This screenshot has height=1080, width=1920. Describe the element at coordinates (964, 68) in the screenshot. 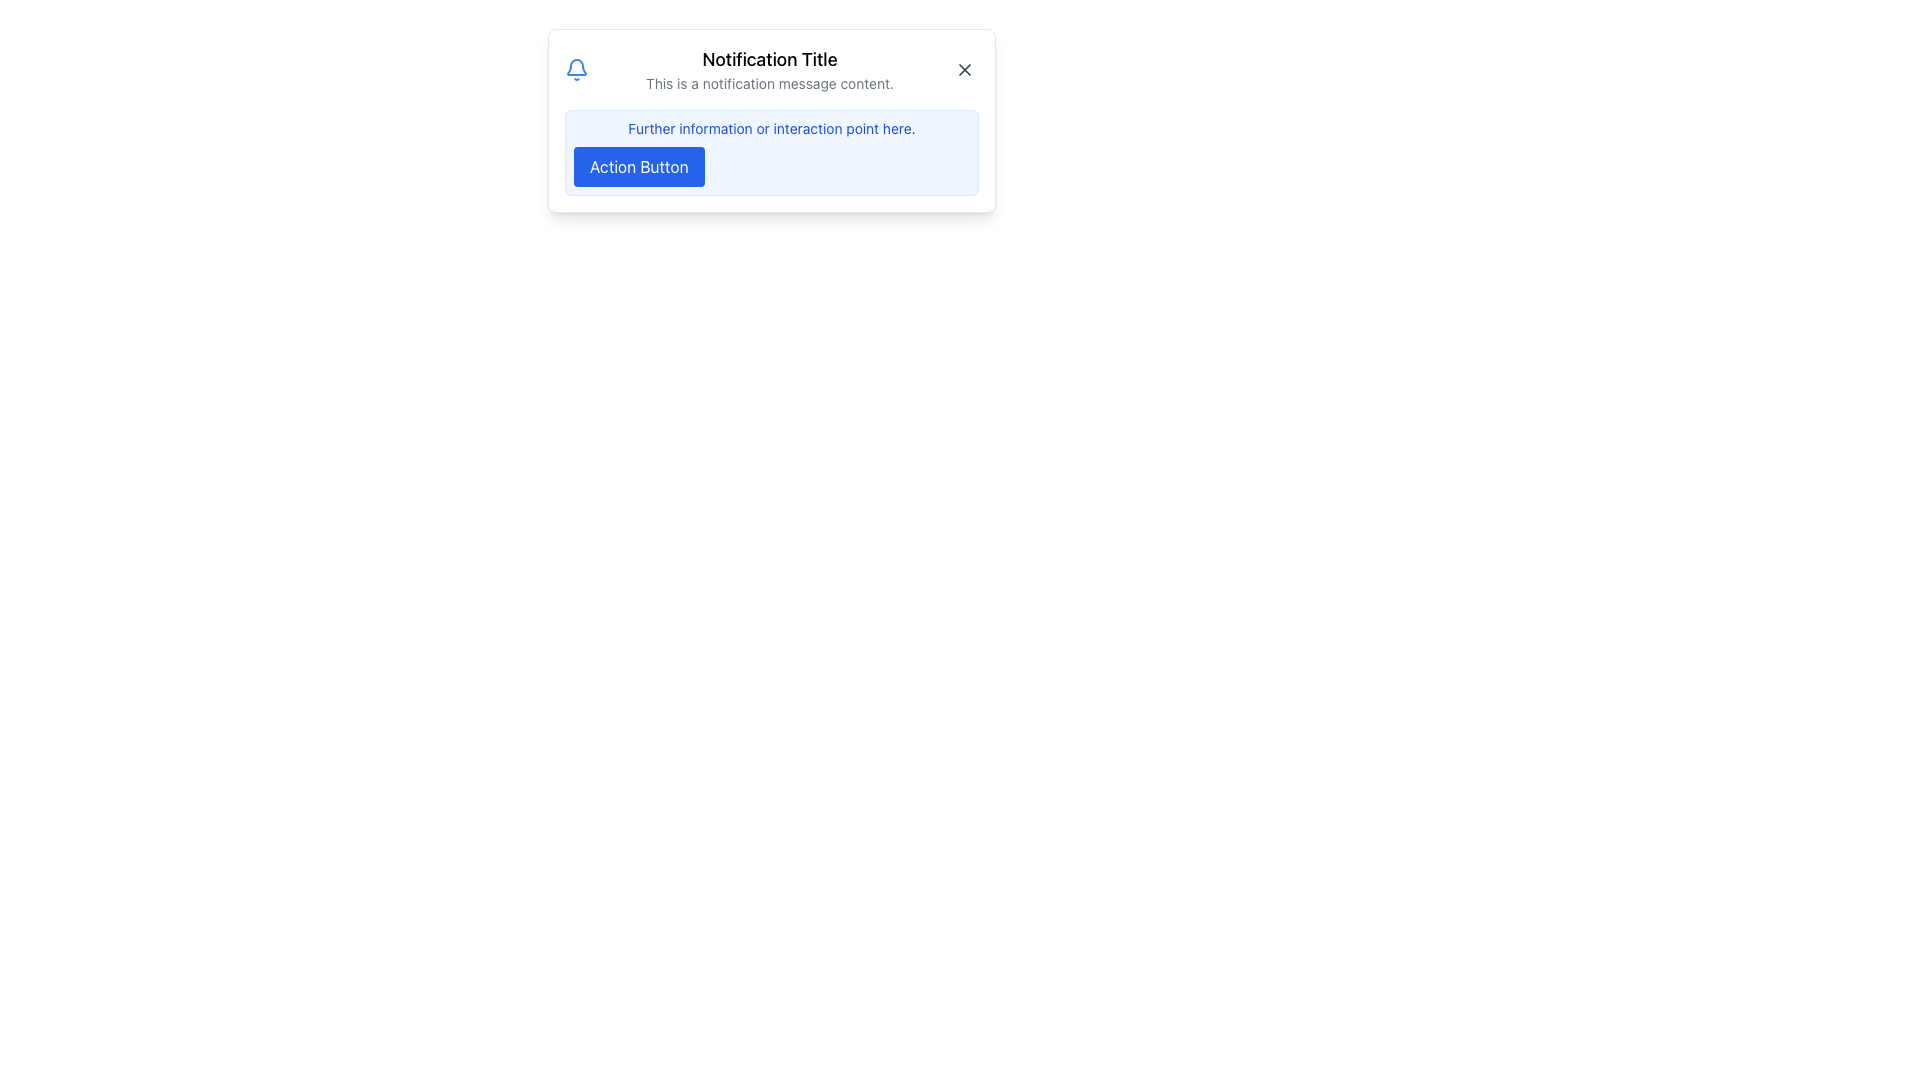

I see `the close button icon located in the top-right corner of the notification card` at that location.